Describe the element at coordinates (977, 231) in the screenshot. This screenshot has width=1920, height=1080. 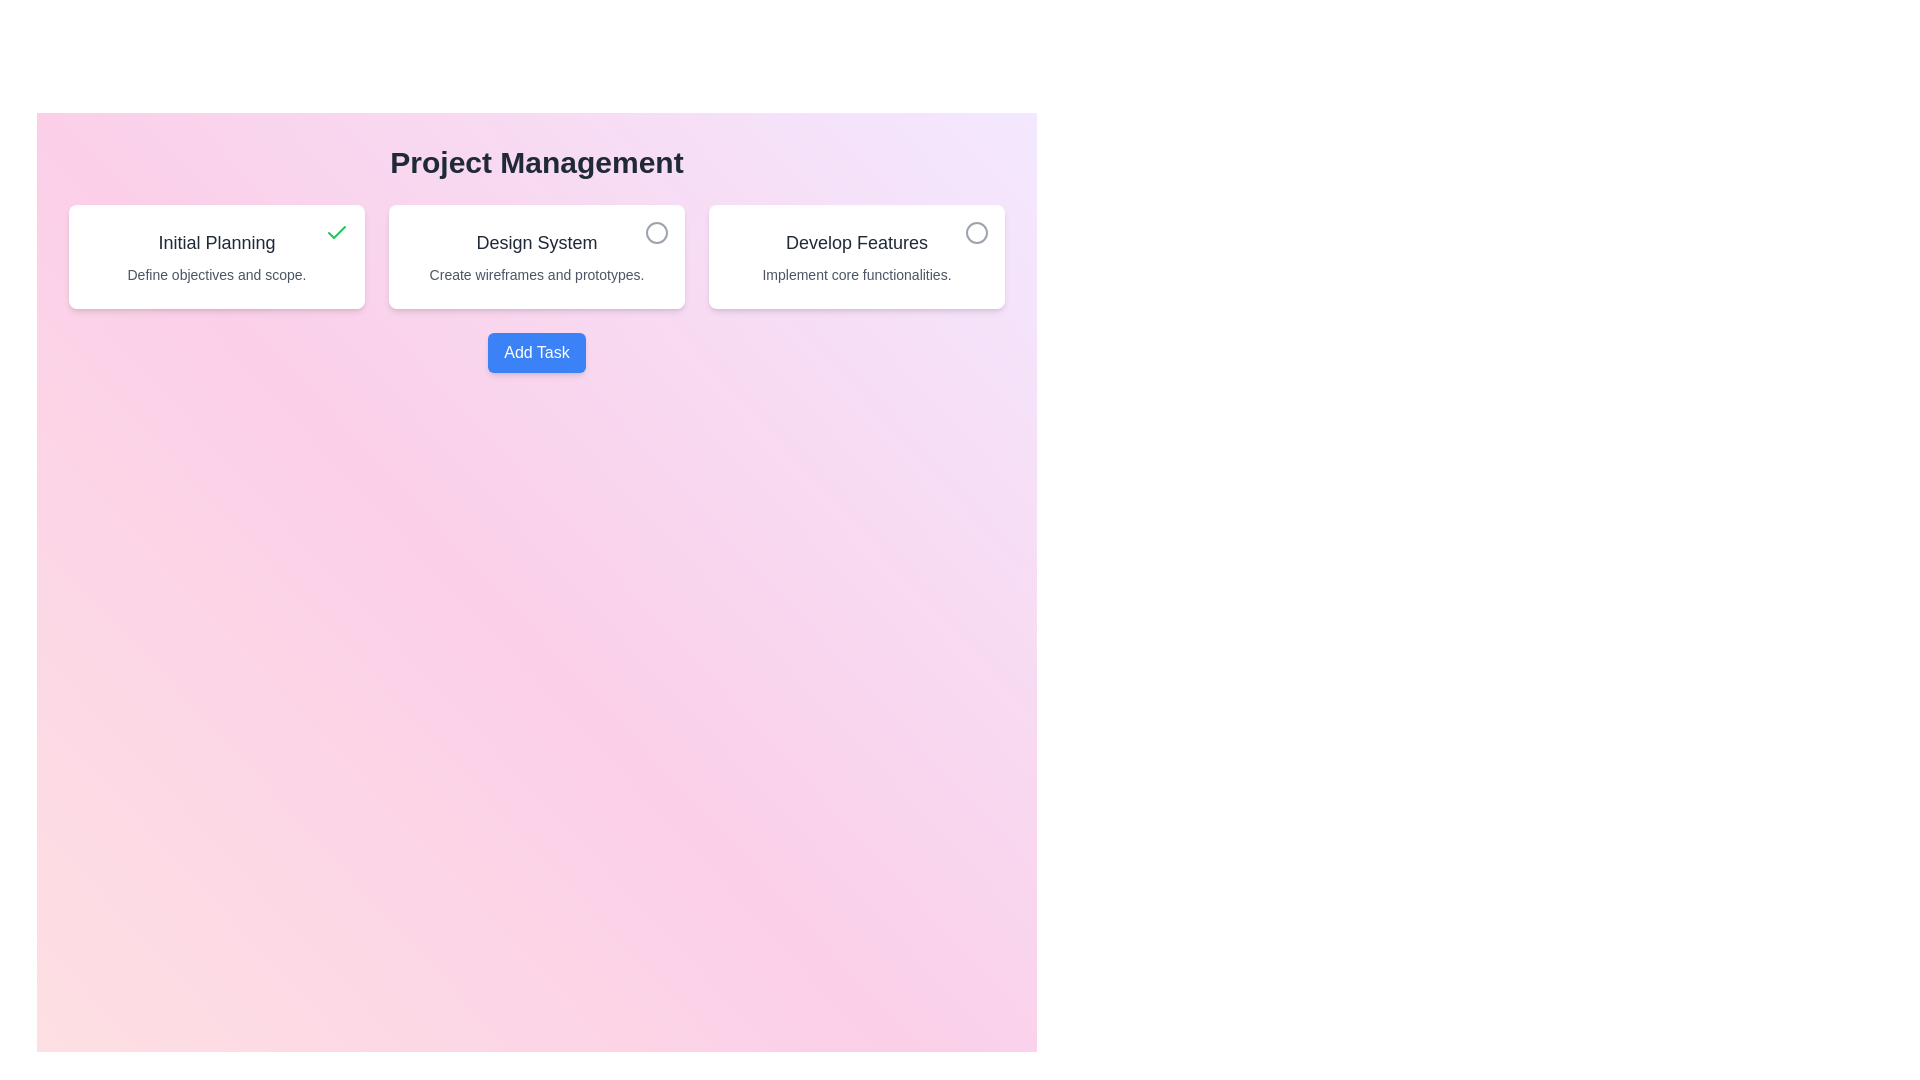
I see `the task identified by its title Develop Features` at that location.